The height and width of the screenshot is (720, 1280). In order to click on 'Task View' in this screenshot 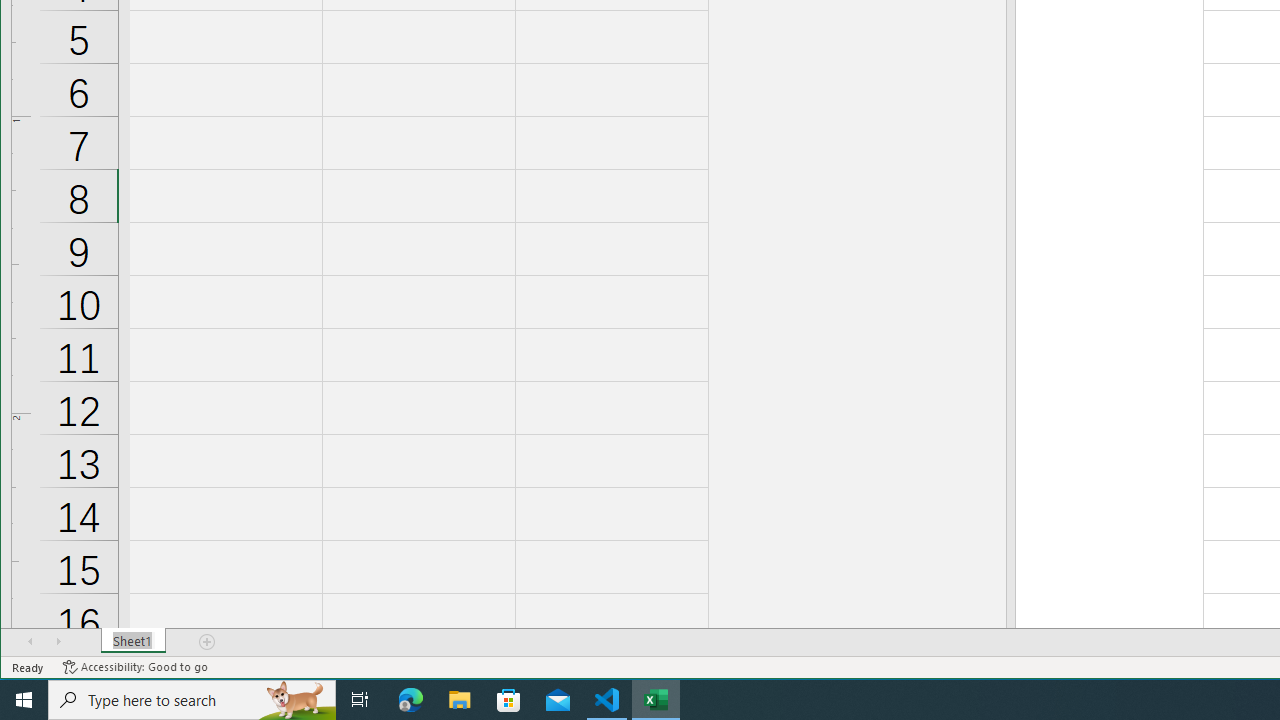, I will do `click(359, 698)`.